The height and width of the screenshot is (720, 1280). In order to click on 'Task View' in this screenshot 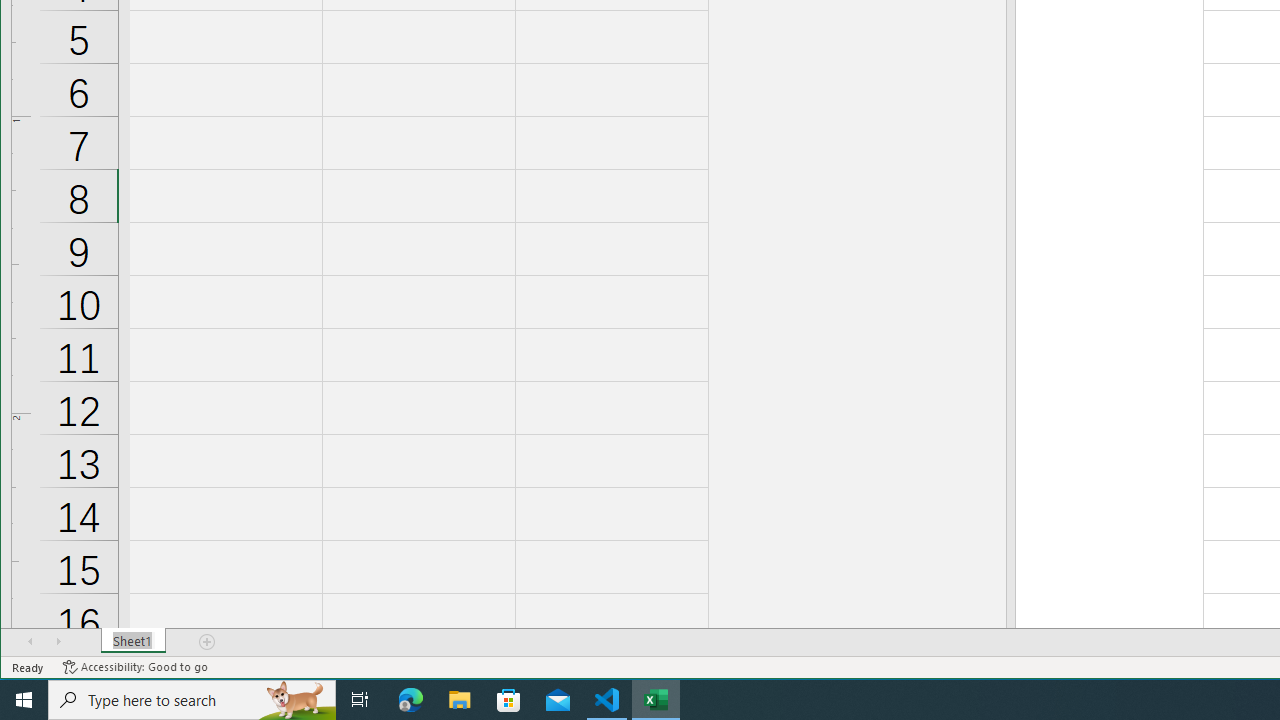, I will do `click(359, 698)`.